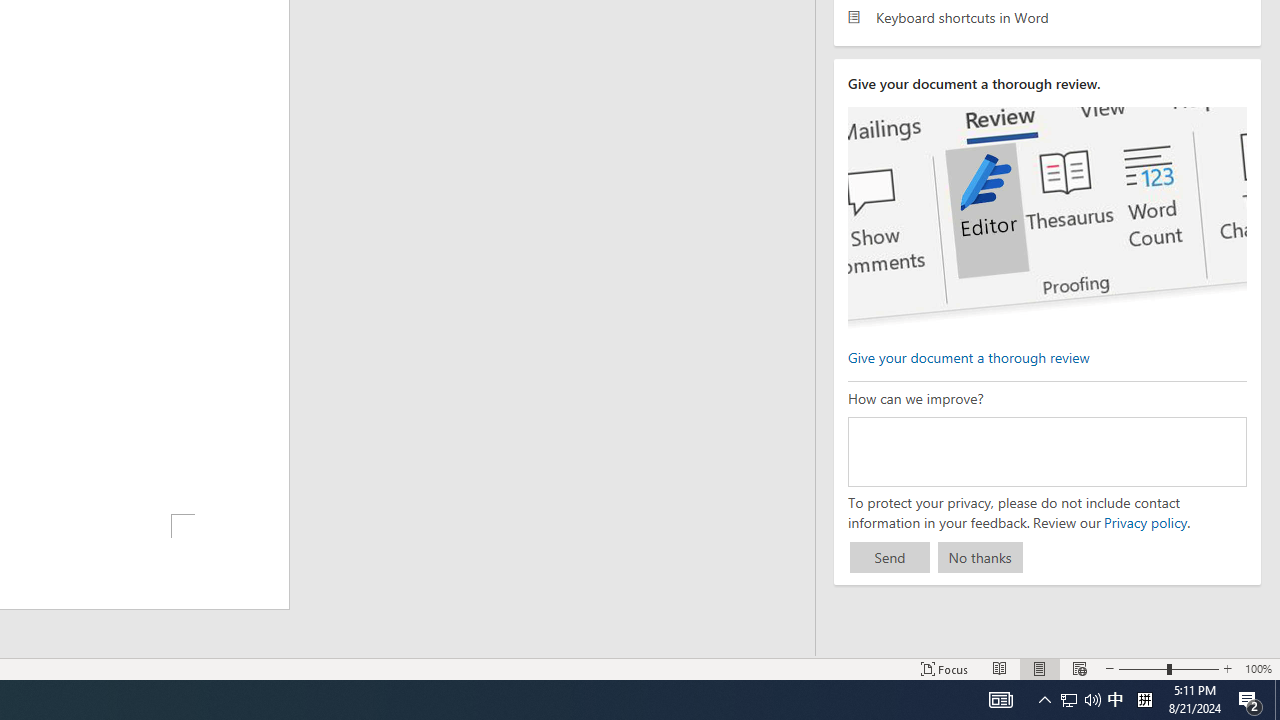 The height and width of the screenshot is (720, 1280). Describe the element at coordinates (1257, 669) in the screenshot. I see `'Zoom 100%'` at that location.